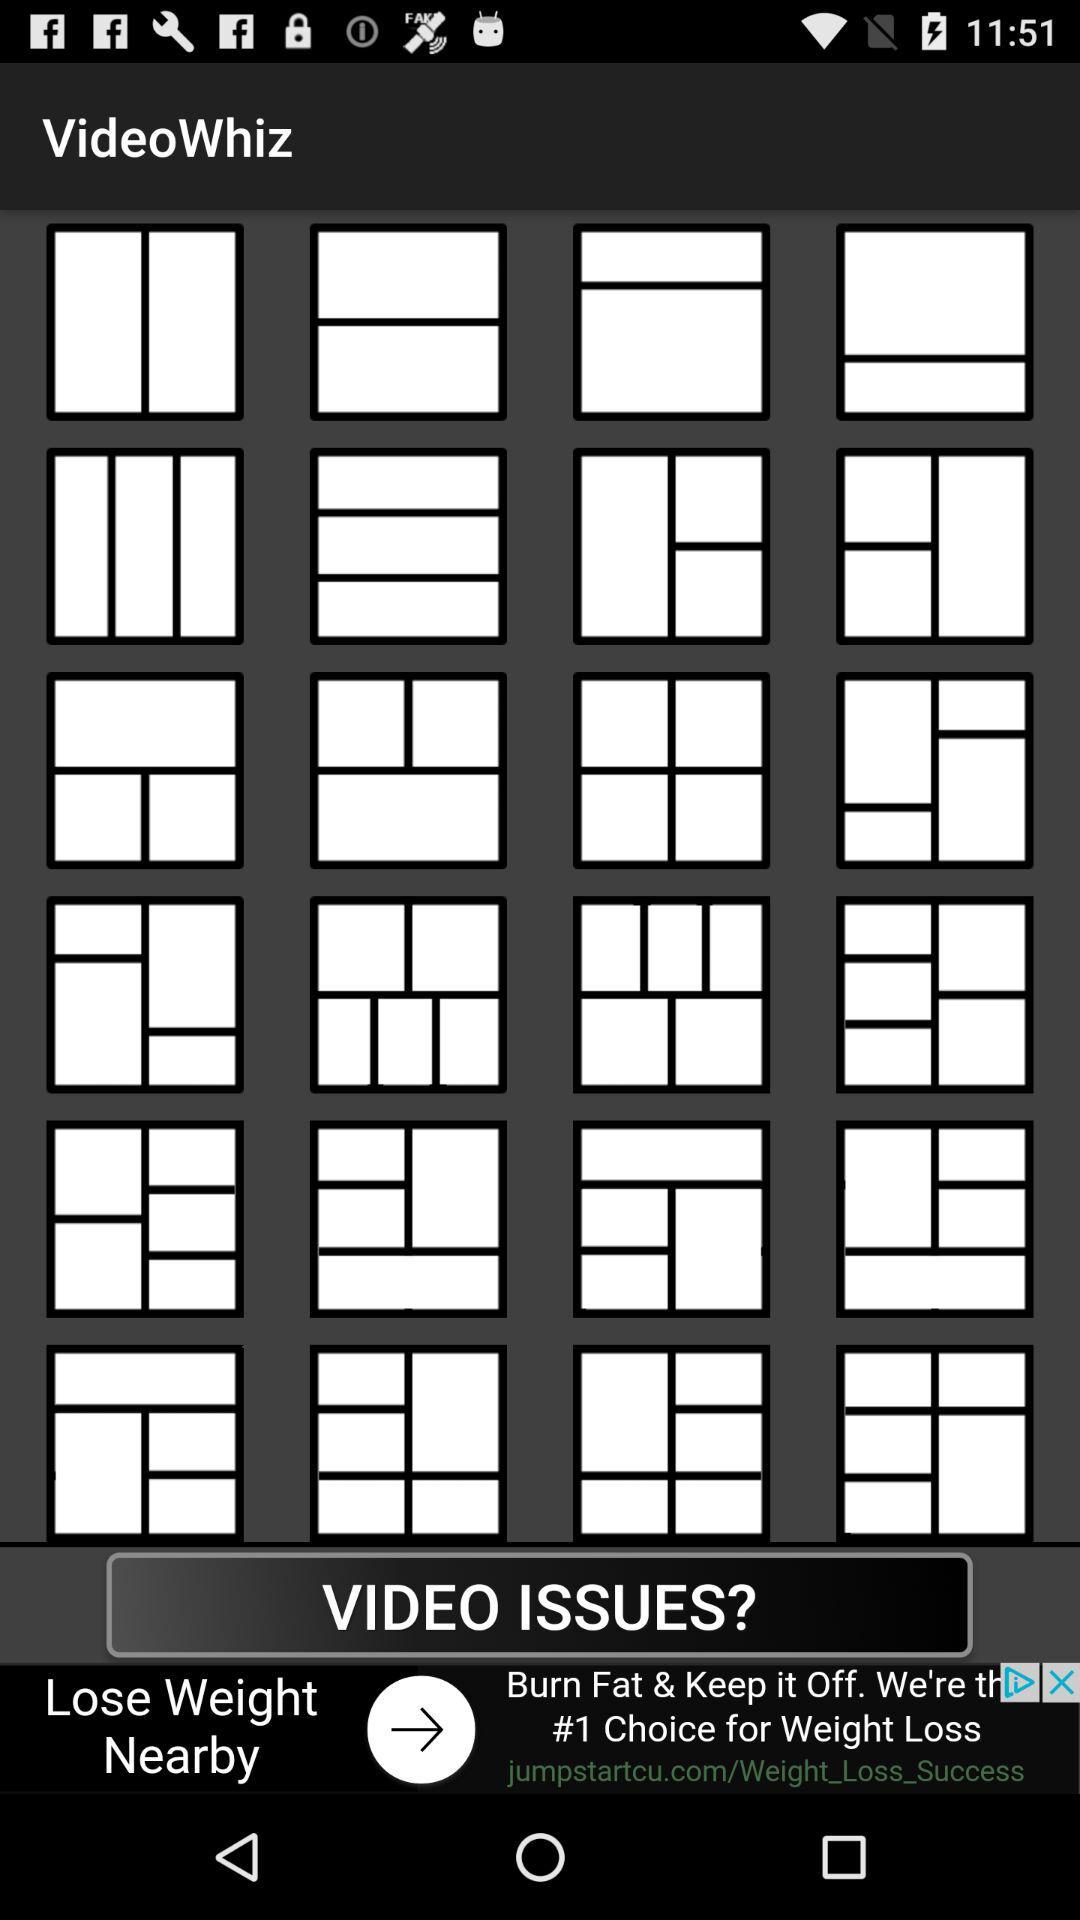  I want to click on video split options, so click(671, 546).